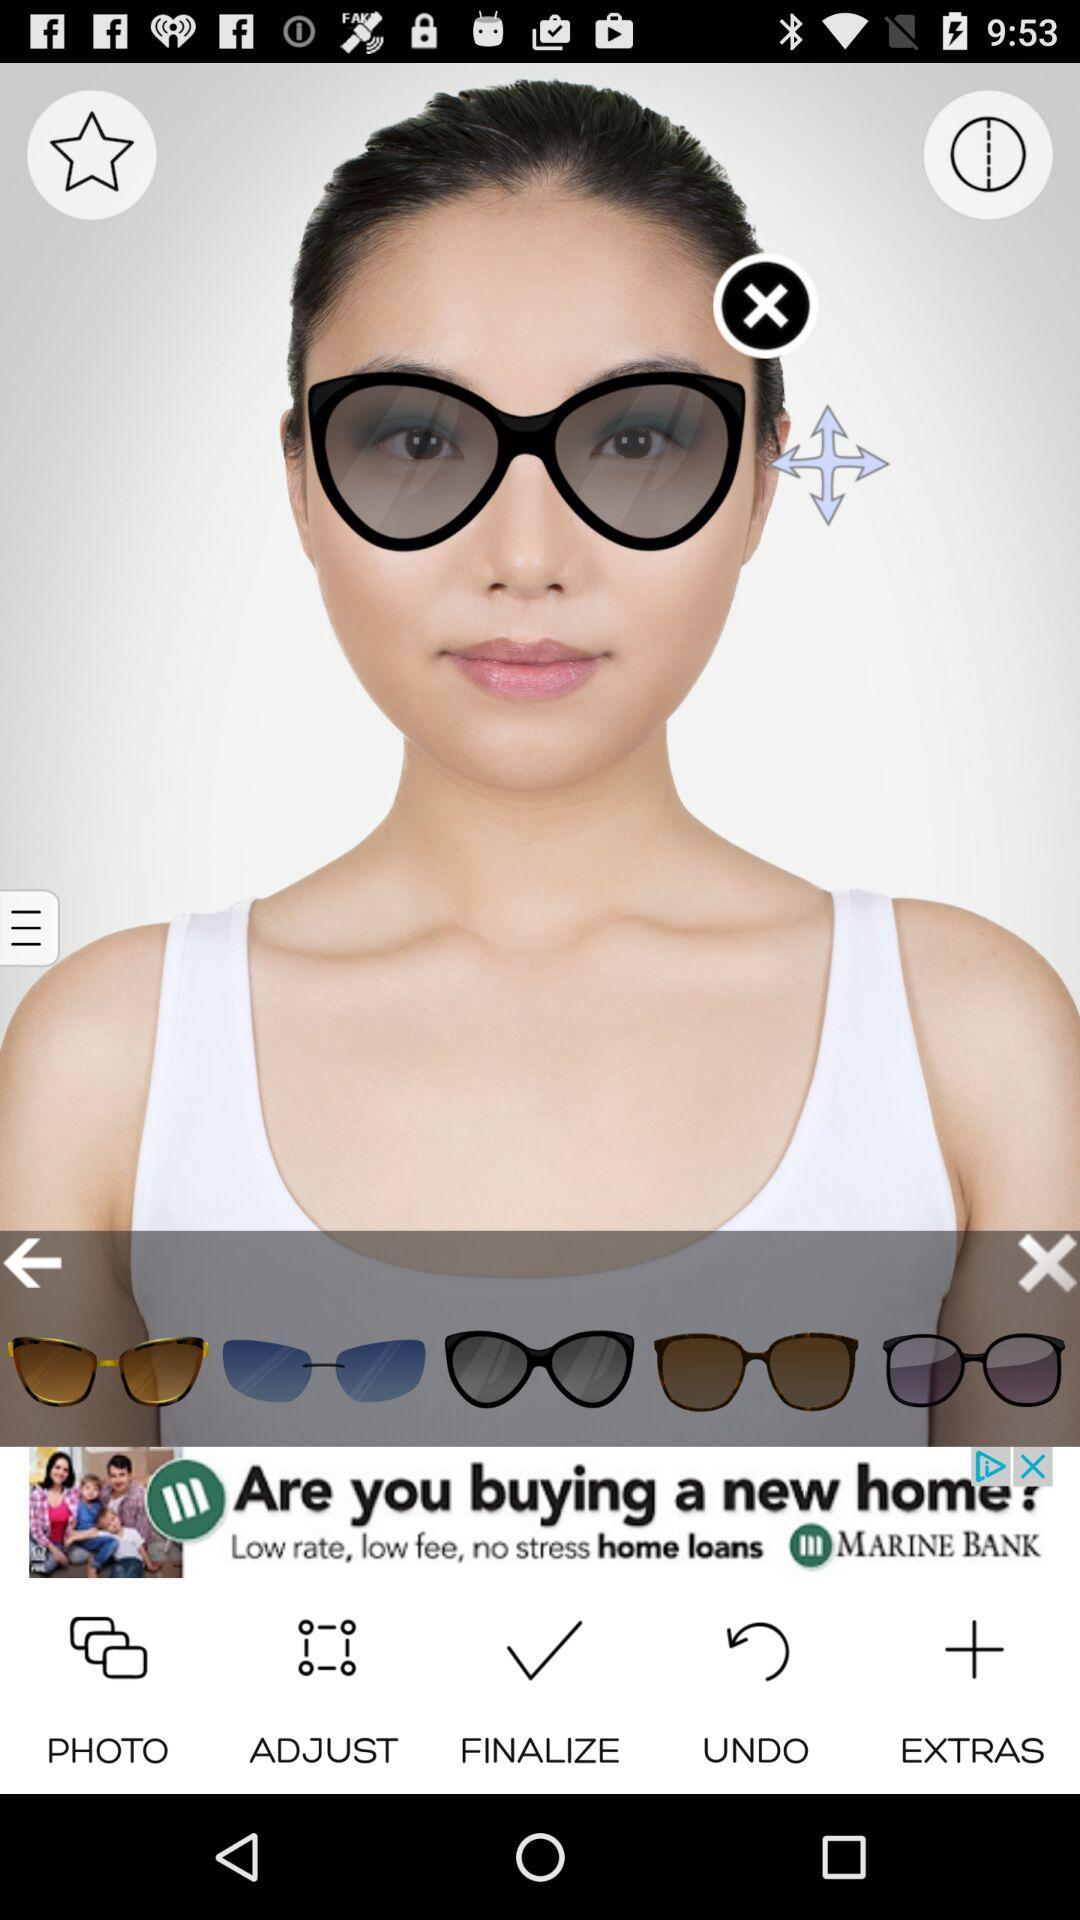 This screenshot has height=1920, width=1080. Describe the element at coordinates (108, 1370) in the screenshot. I see `try this item on` at that location.